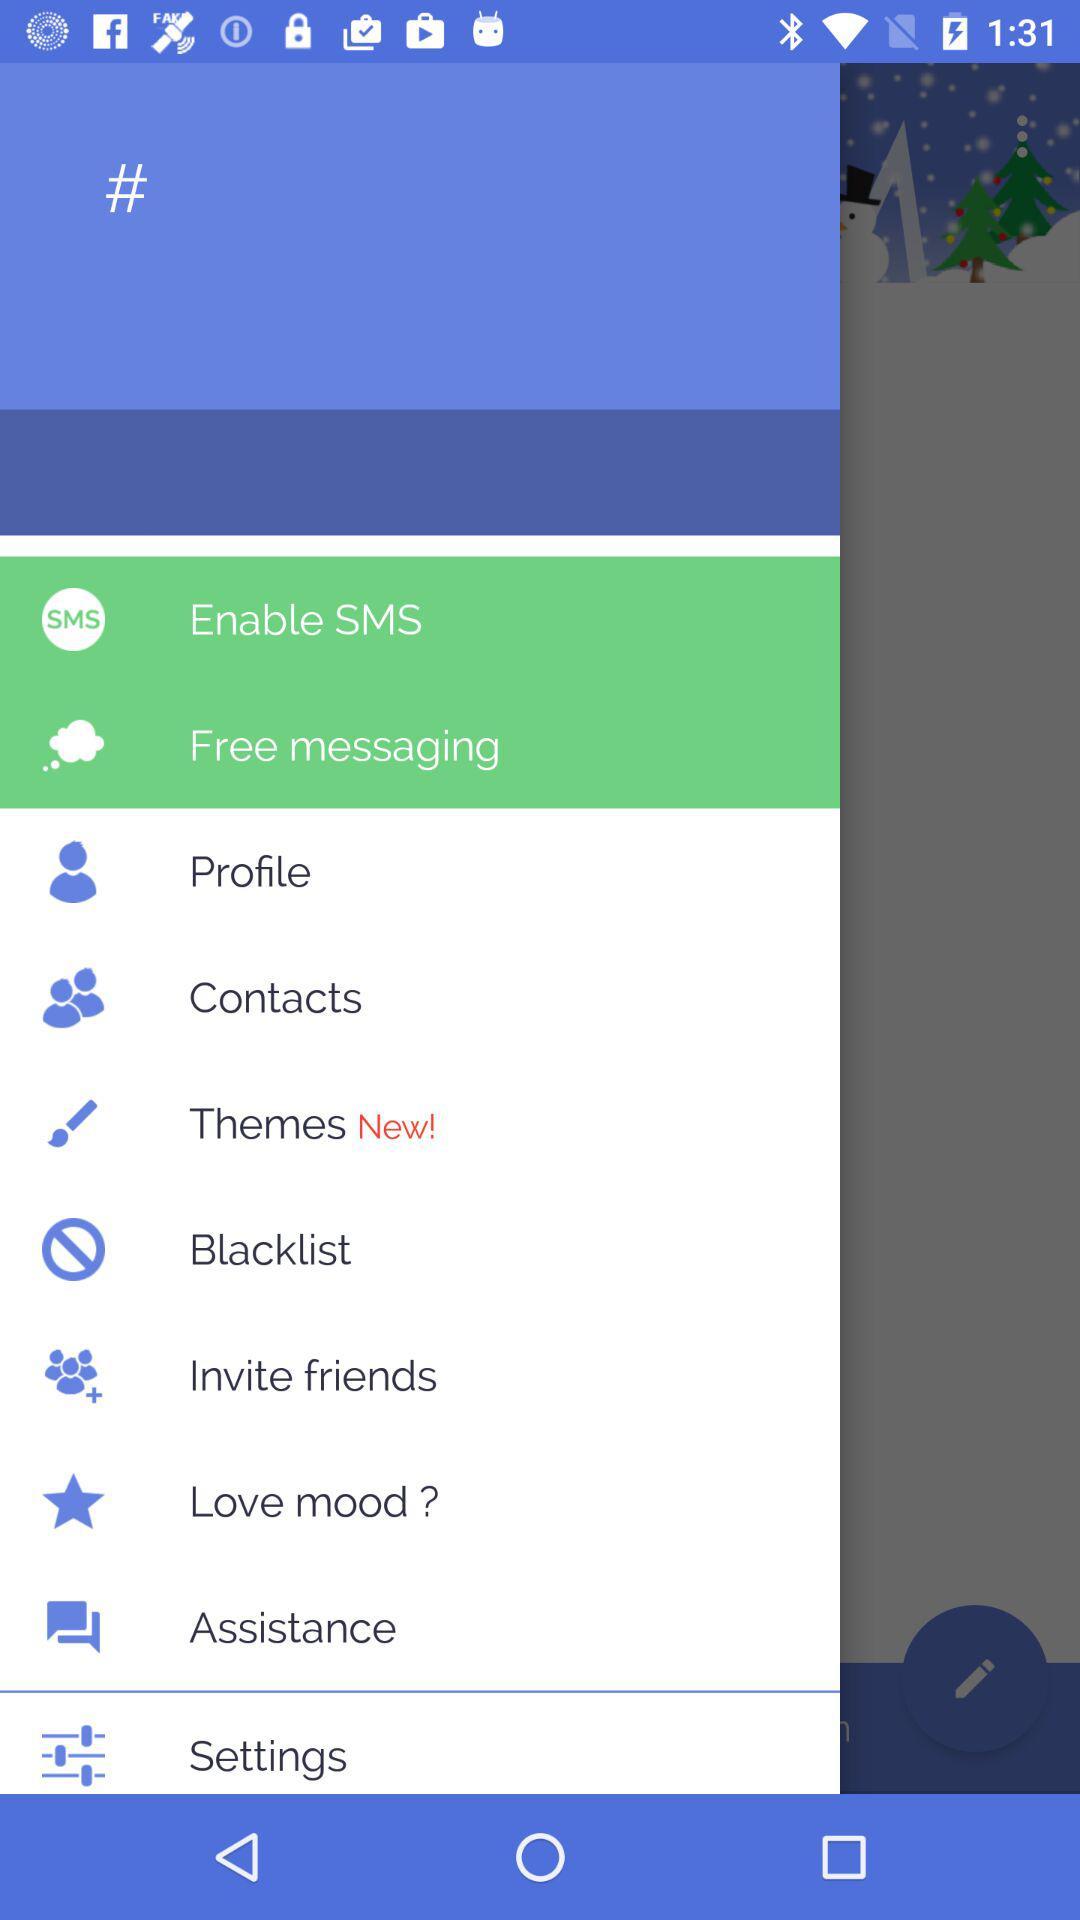 Image resolution: width=1080 pixels, height=1920 pixels. What do you see at coordinates (72, 1248) in the screenshot?
I see `the icon left to the blacklist` at bounding box center [72, 1248].